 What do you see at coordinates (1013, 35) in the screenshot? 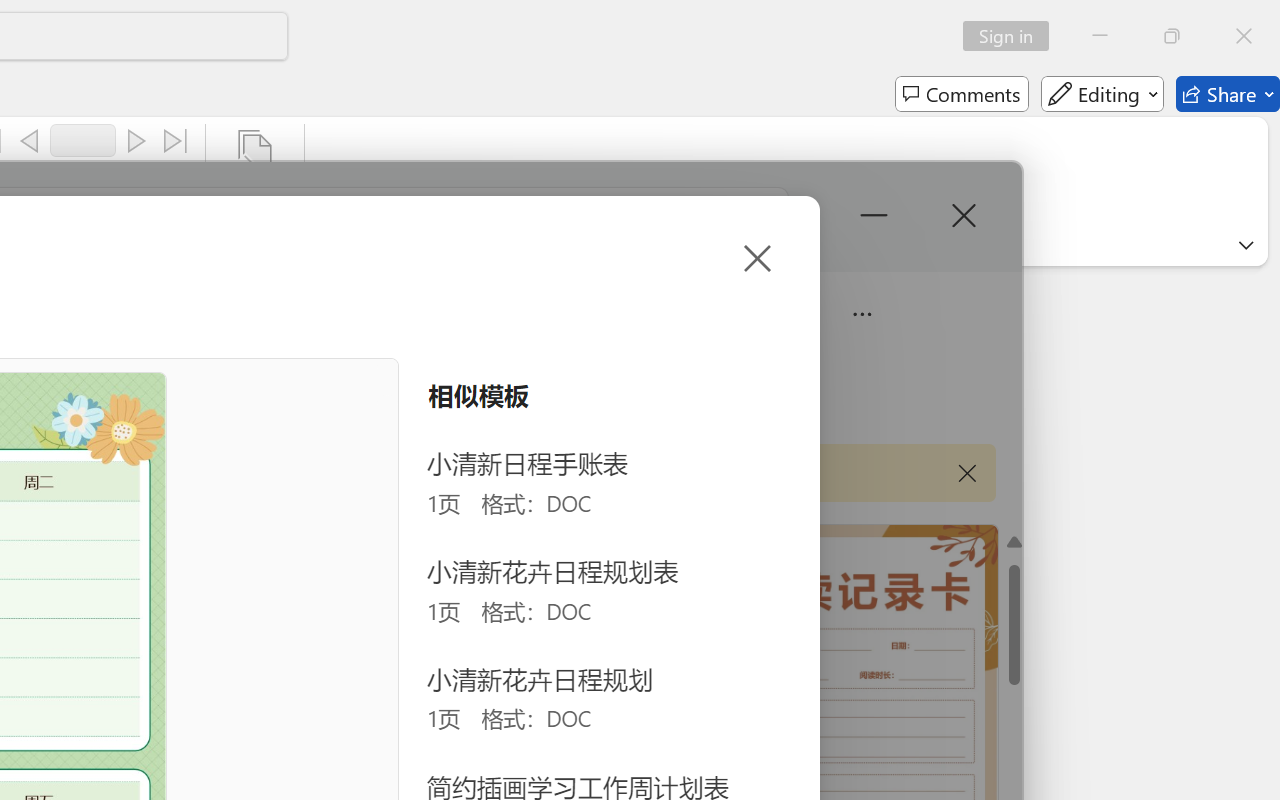
I see `'Sign in'` at bounding box center [1013, 35].